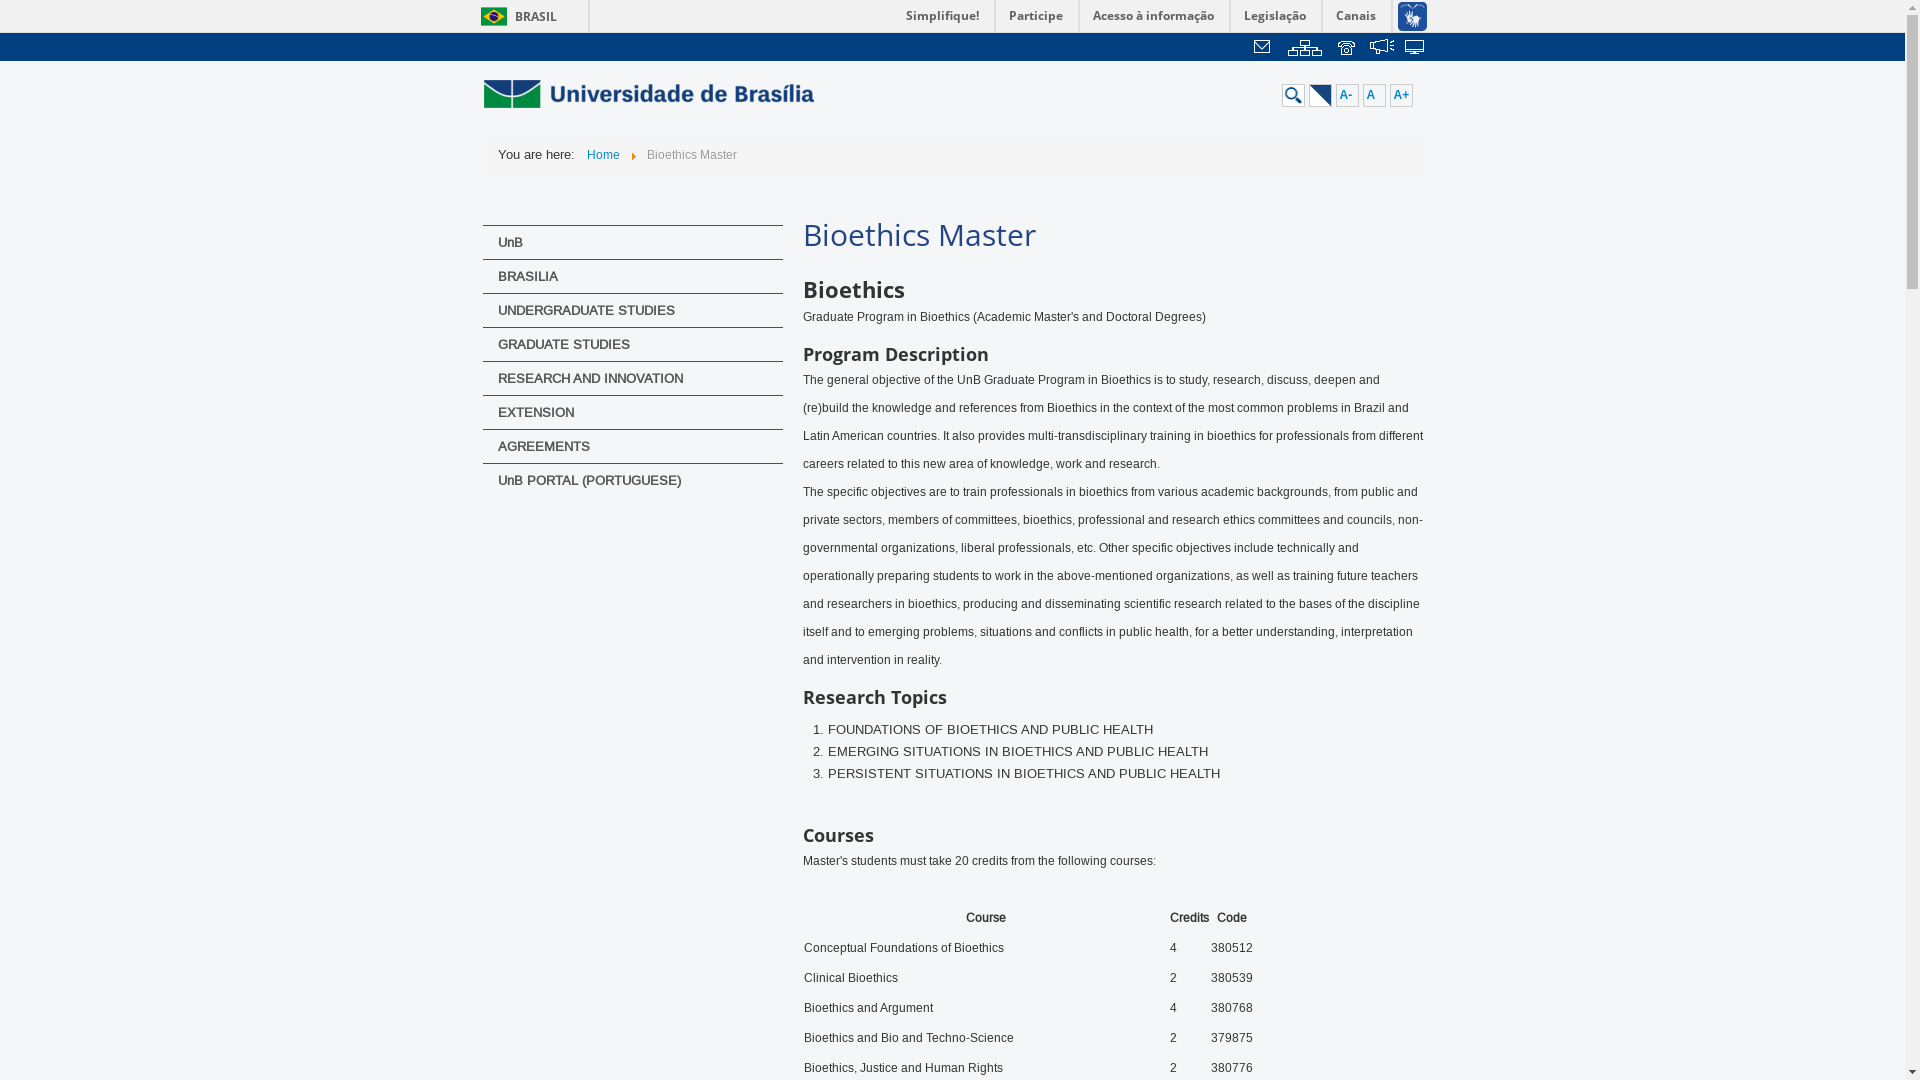 Image resolution: width=1920 pixels, height=1080 pixels. Describe the element at coordinates (631, 480) in the screenshot. I see `'UnB PORTAL (PORTUGUESE)'` at that location.